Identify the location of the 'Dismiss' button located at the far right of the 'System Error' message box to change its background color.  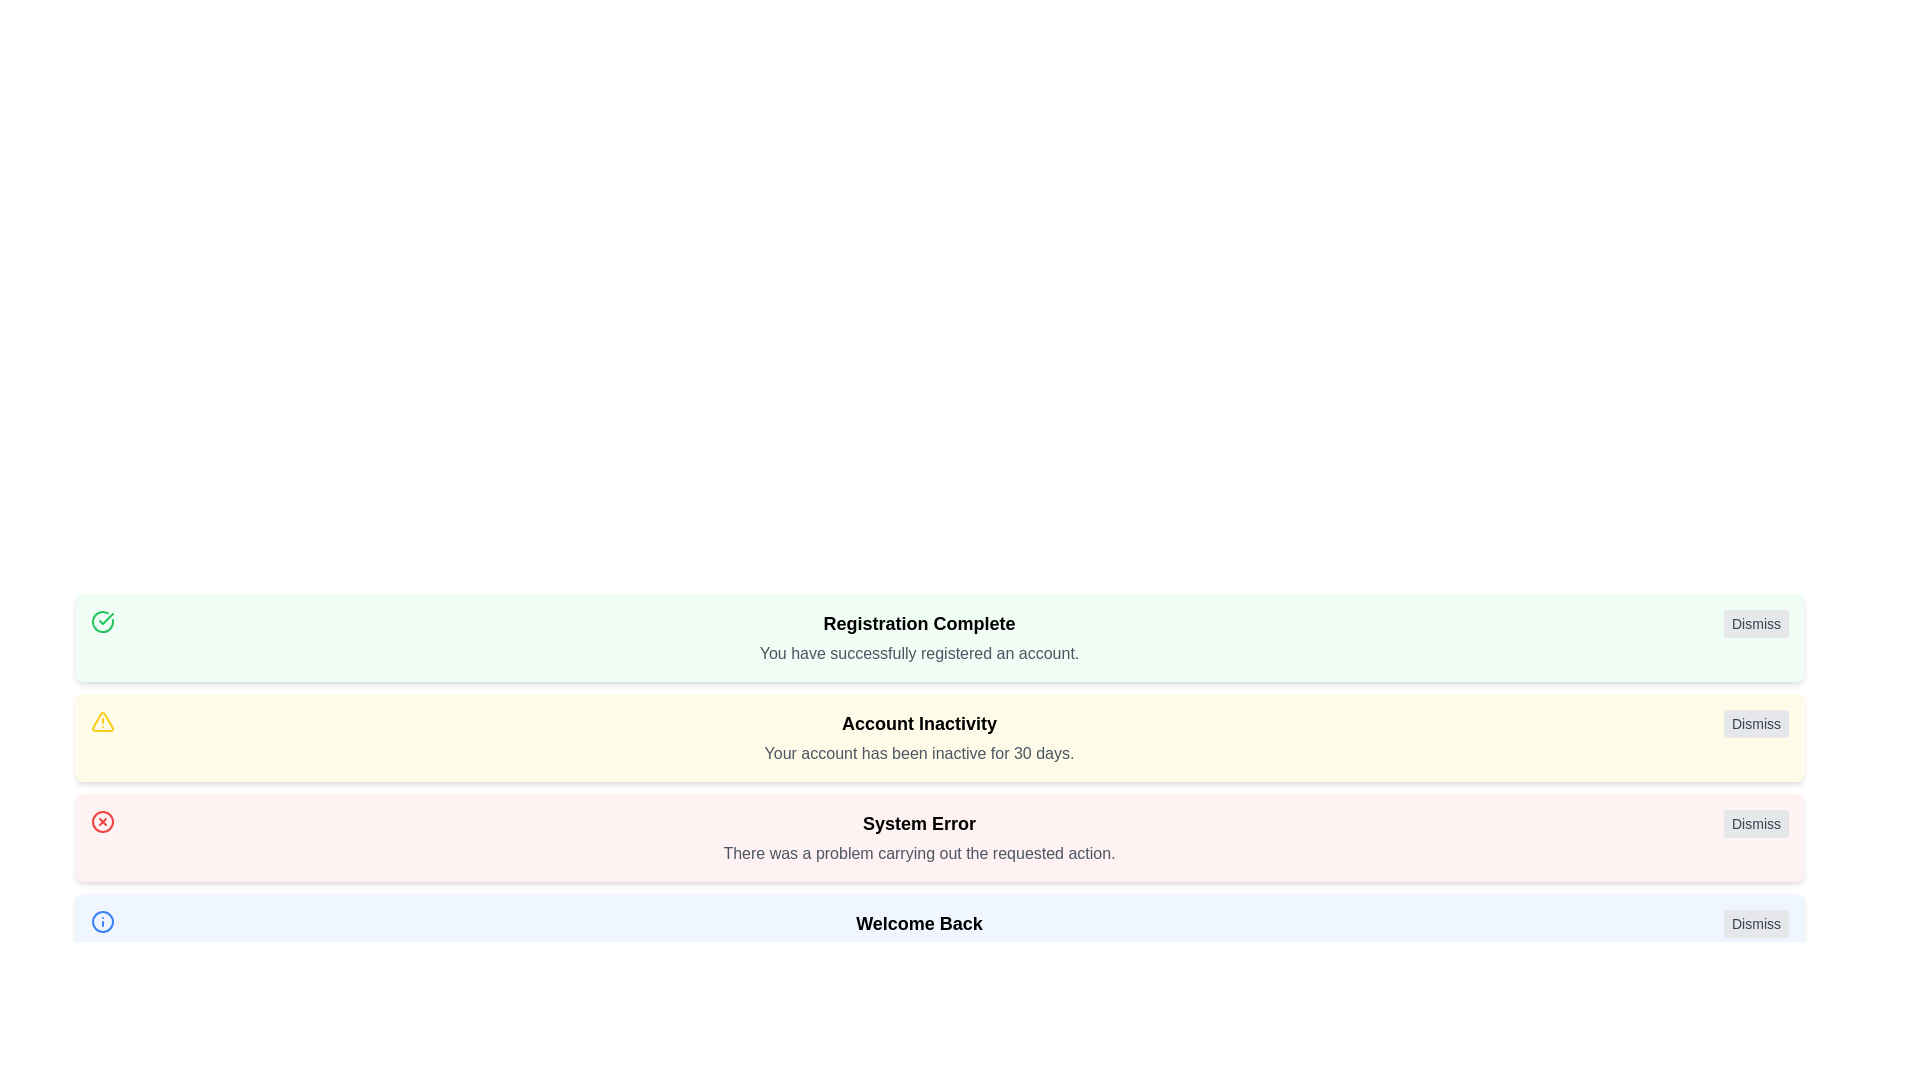
(1755, 824).